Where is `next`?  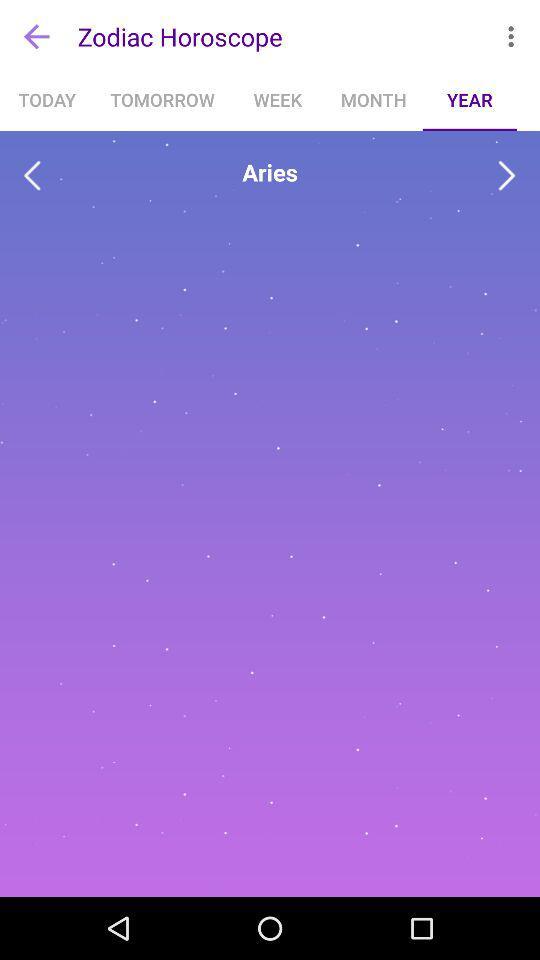 next is located at coordinates (507, 175).